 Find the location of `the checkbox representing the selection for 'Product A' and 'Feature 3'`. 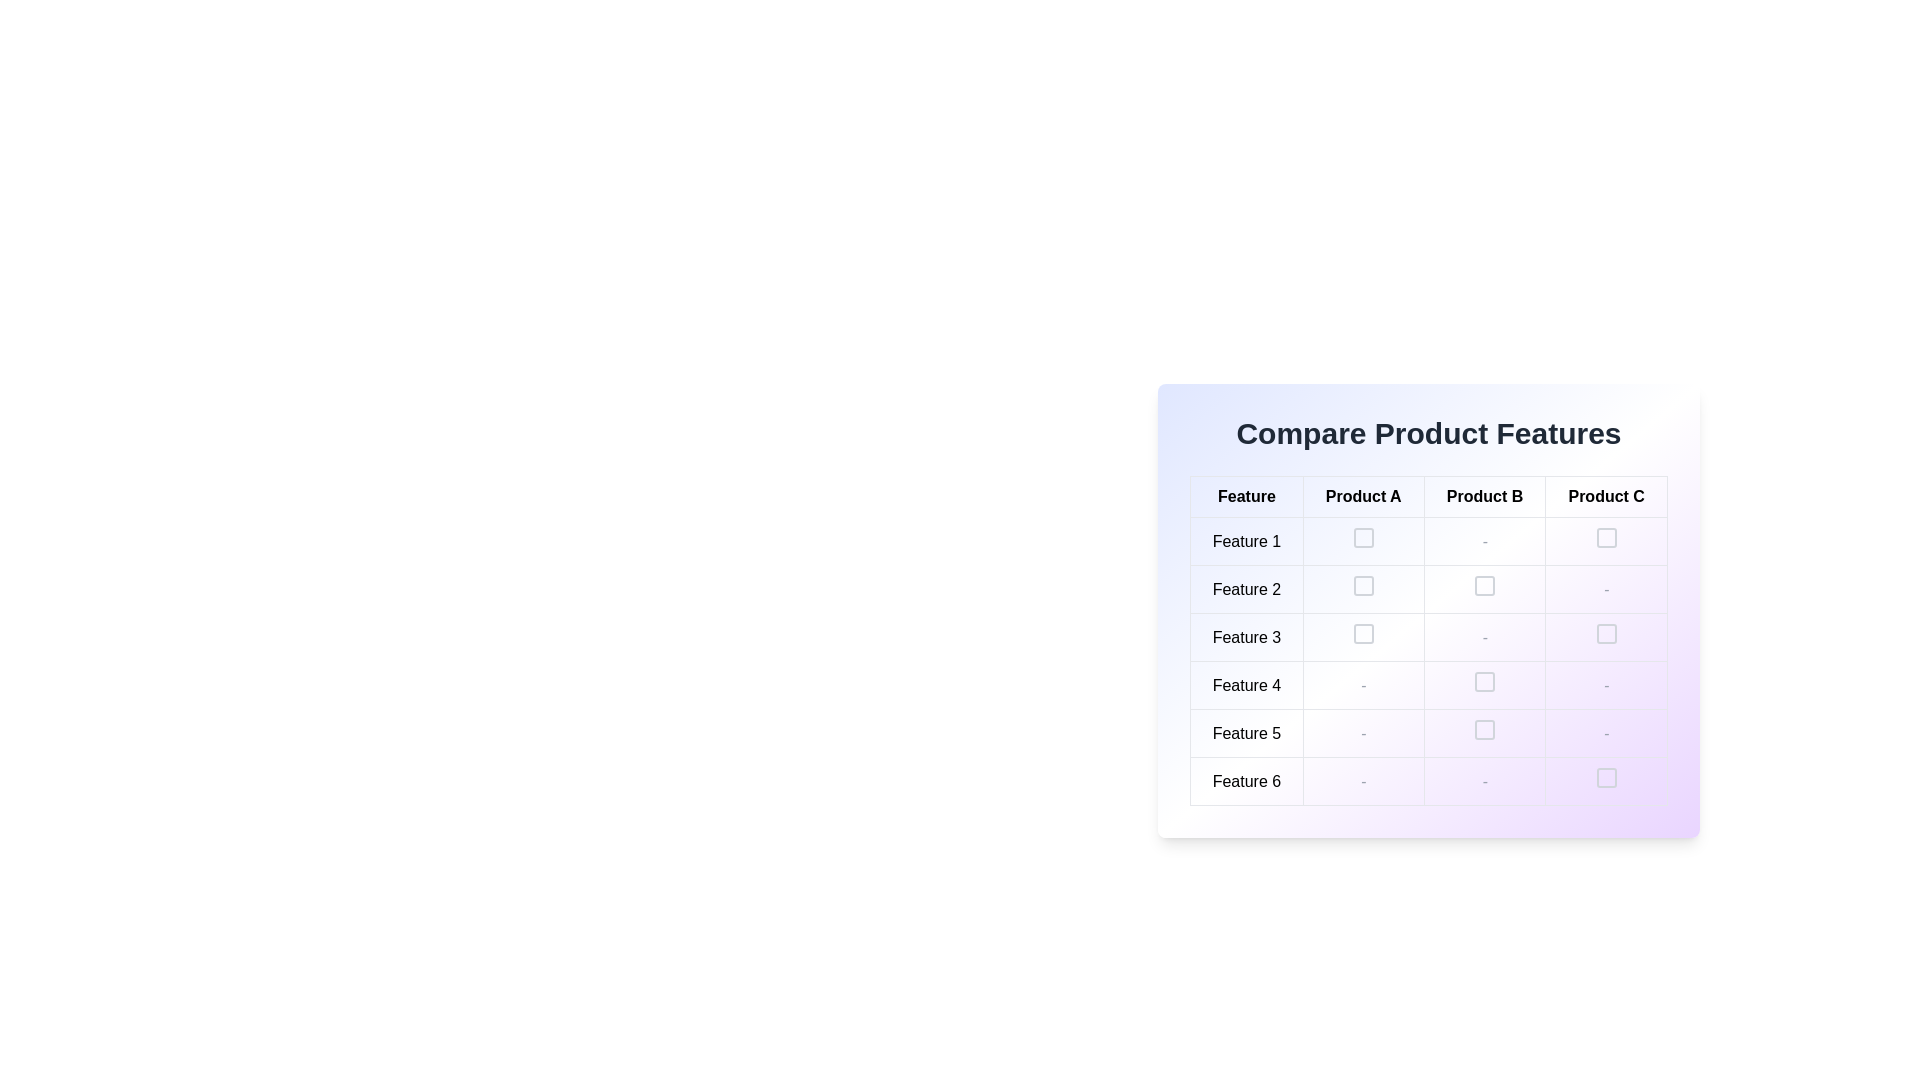

the checkbox representing the selection for 'Product A' and 'Feature 3' is located at coordinates (1362, 633).